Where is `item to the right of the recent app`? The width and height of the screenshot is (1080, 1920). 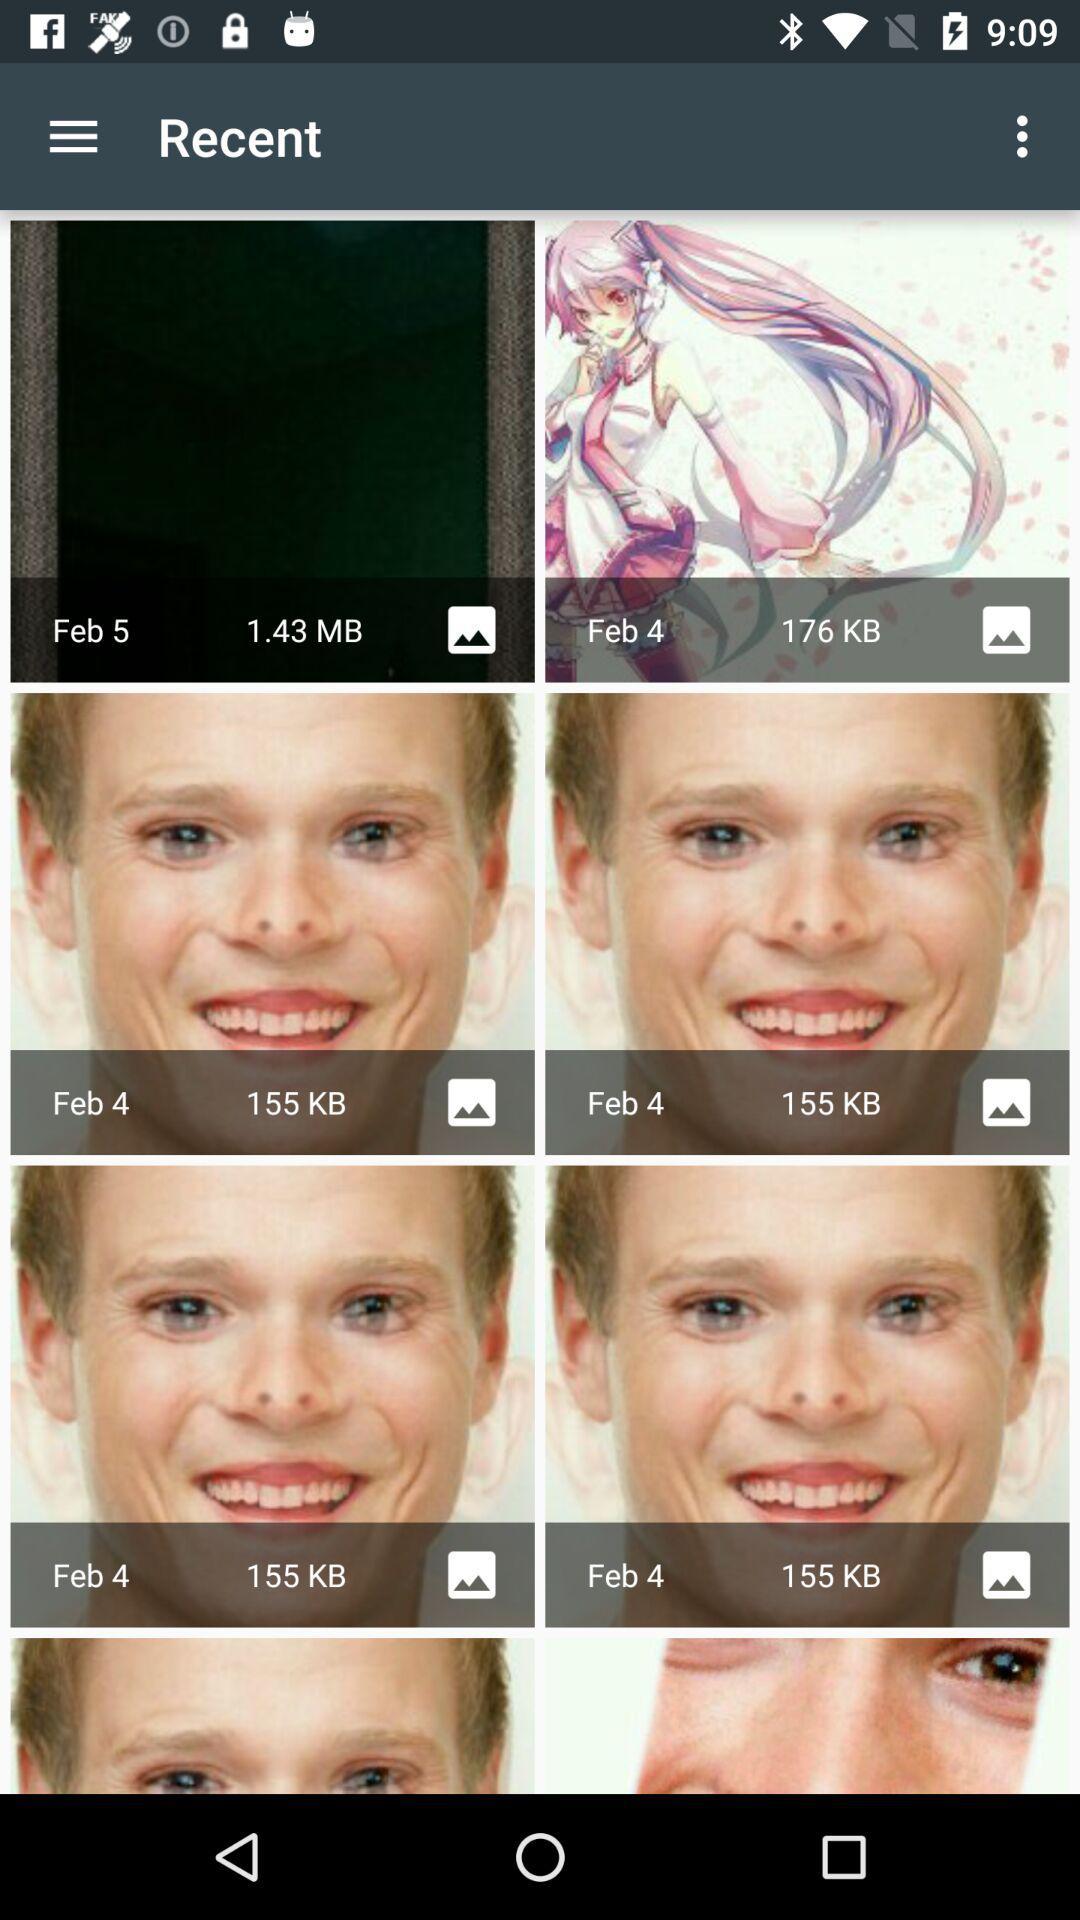 item to the right of the recent app is located at coordinates (1027, 135).